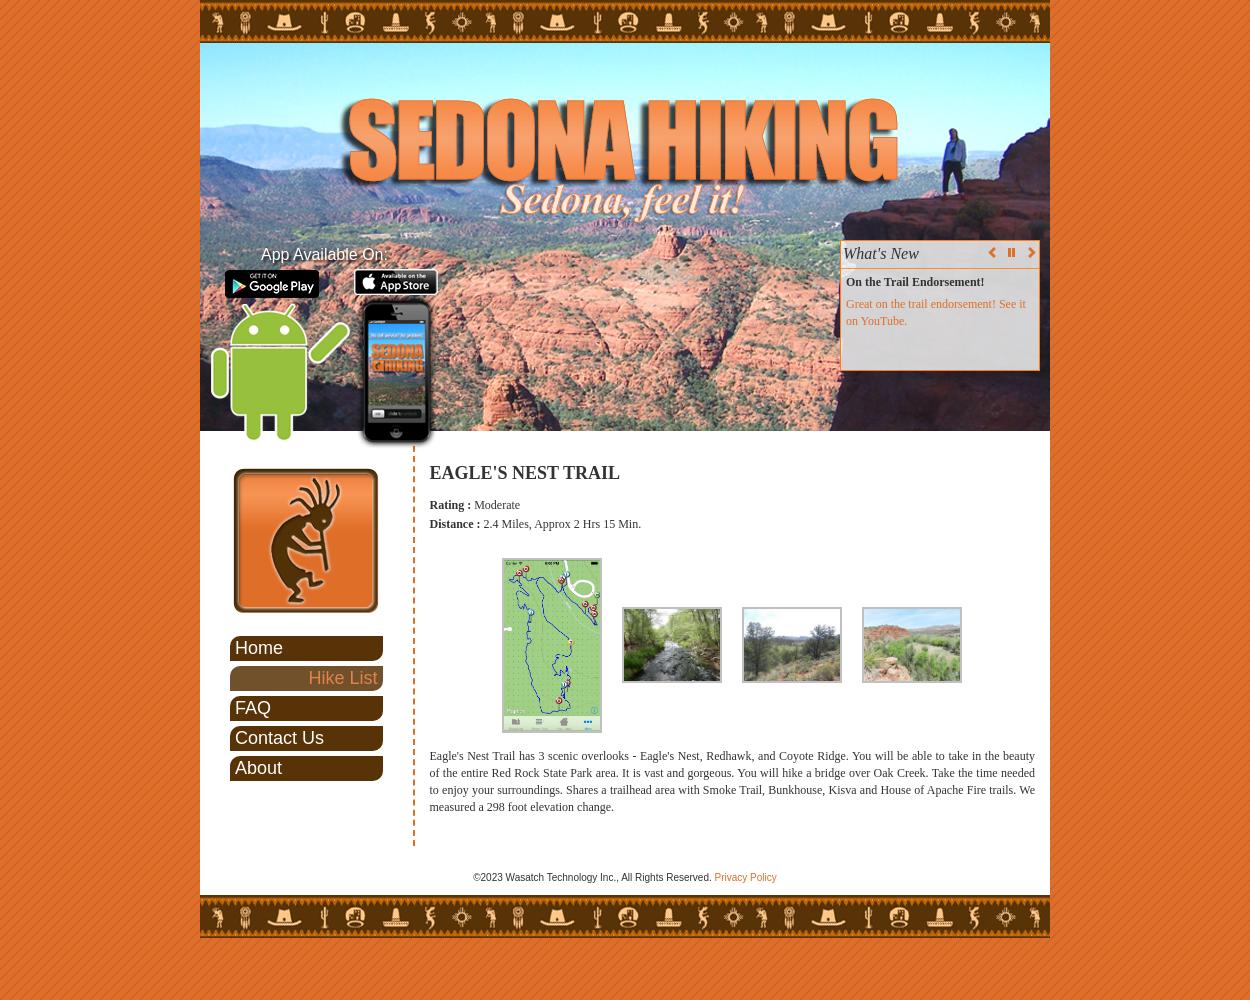 Image resolution: width=1250 pixels, height=1000 pixels. What do you see at coordinates (259, 648) in the screenshot?
I see `'Home'` at bounding box center [259, 648].